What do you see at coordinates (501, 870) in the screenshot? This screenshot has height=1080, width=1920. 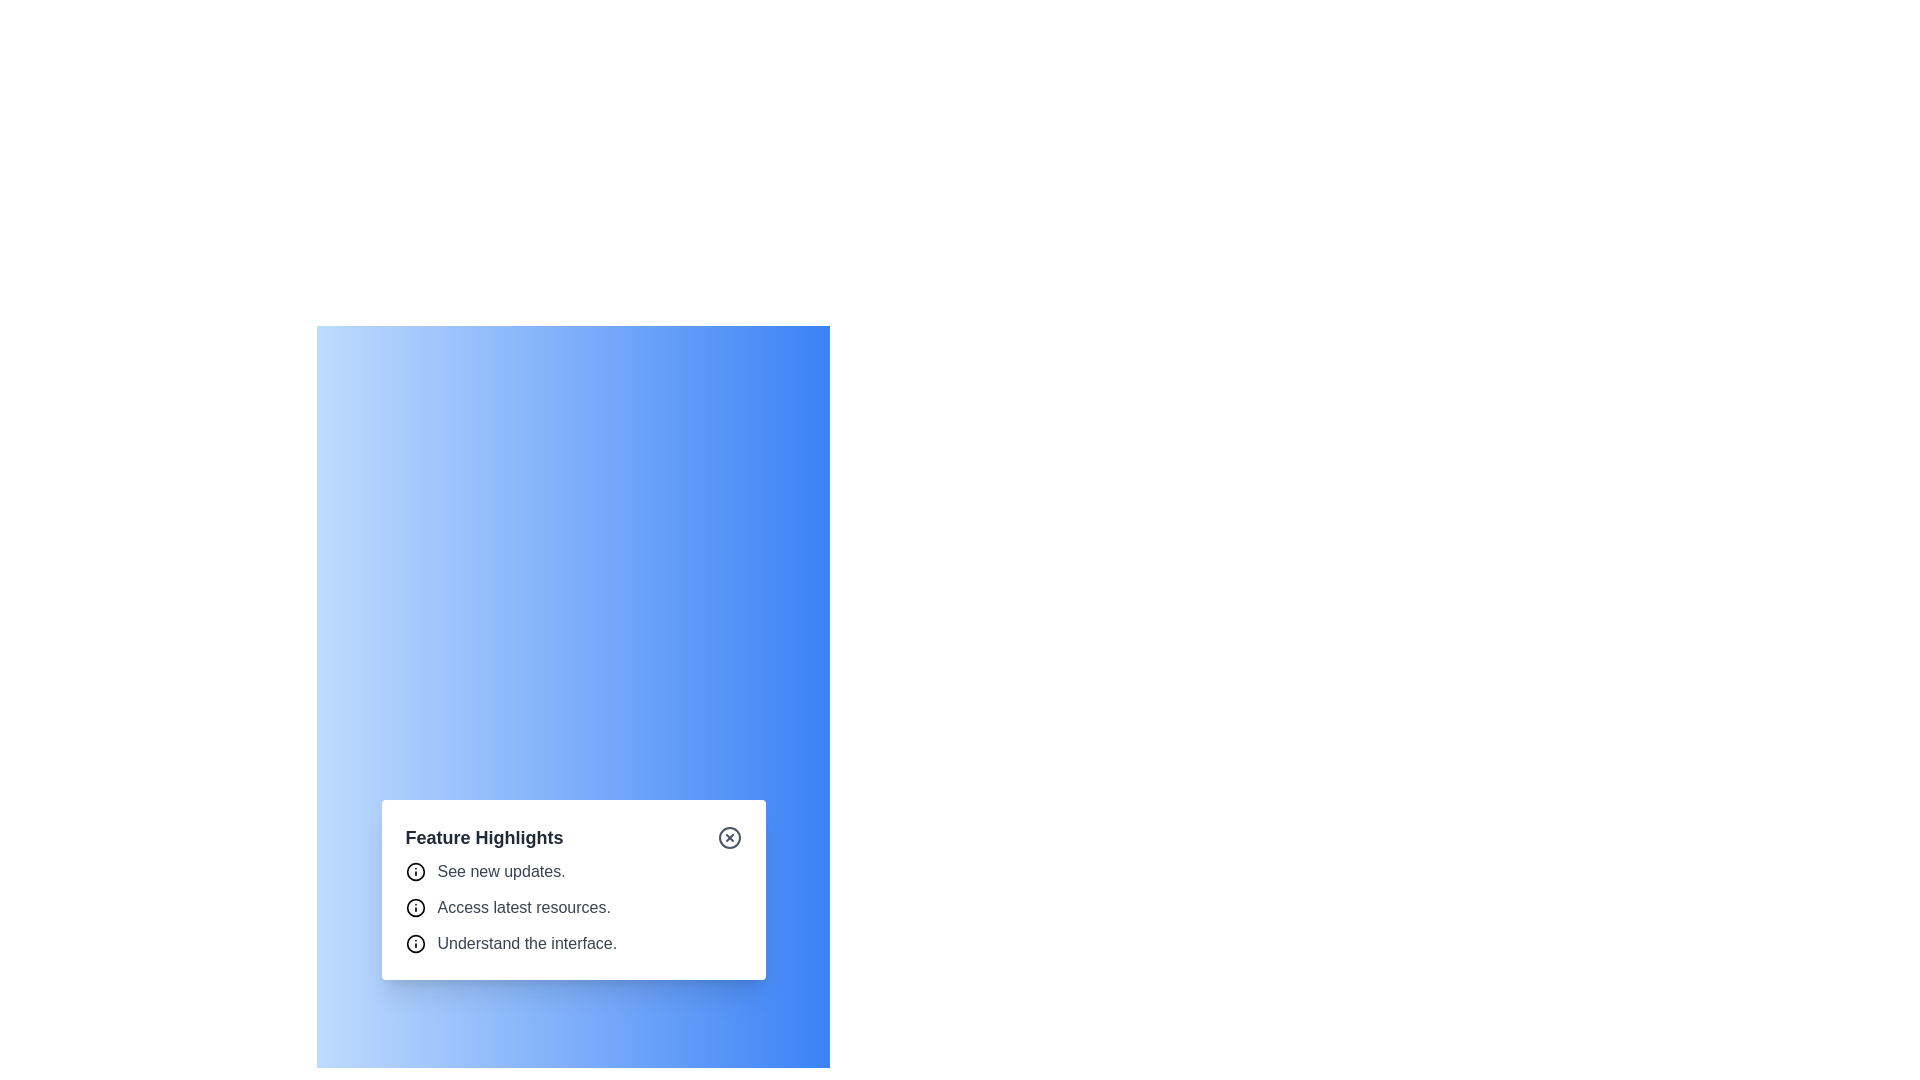 I see `the text label displaying 'See new updates.' in gray color, located within the 'Feature Highlights' panel` at bounding box center [501, 870].